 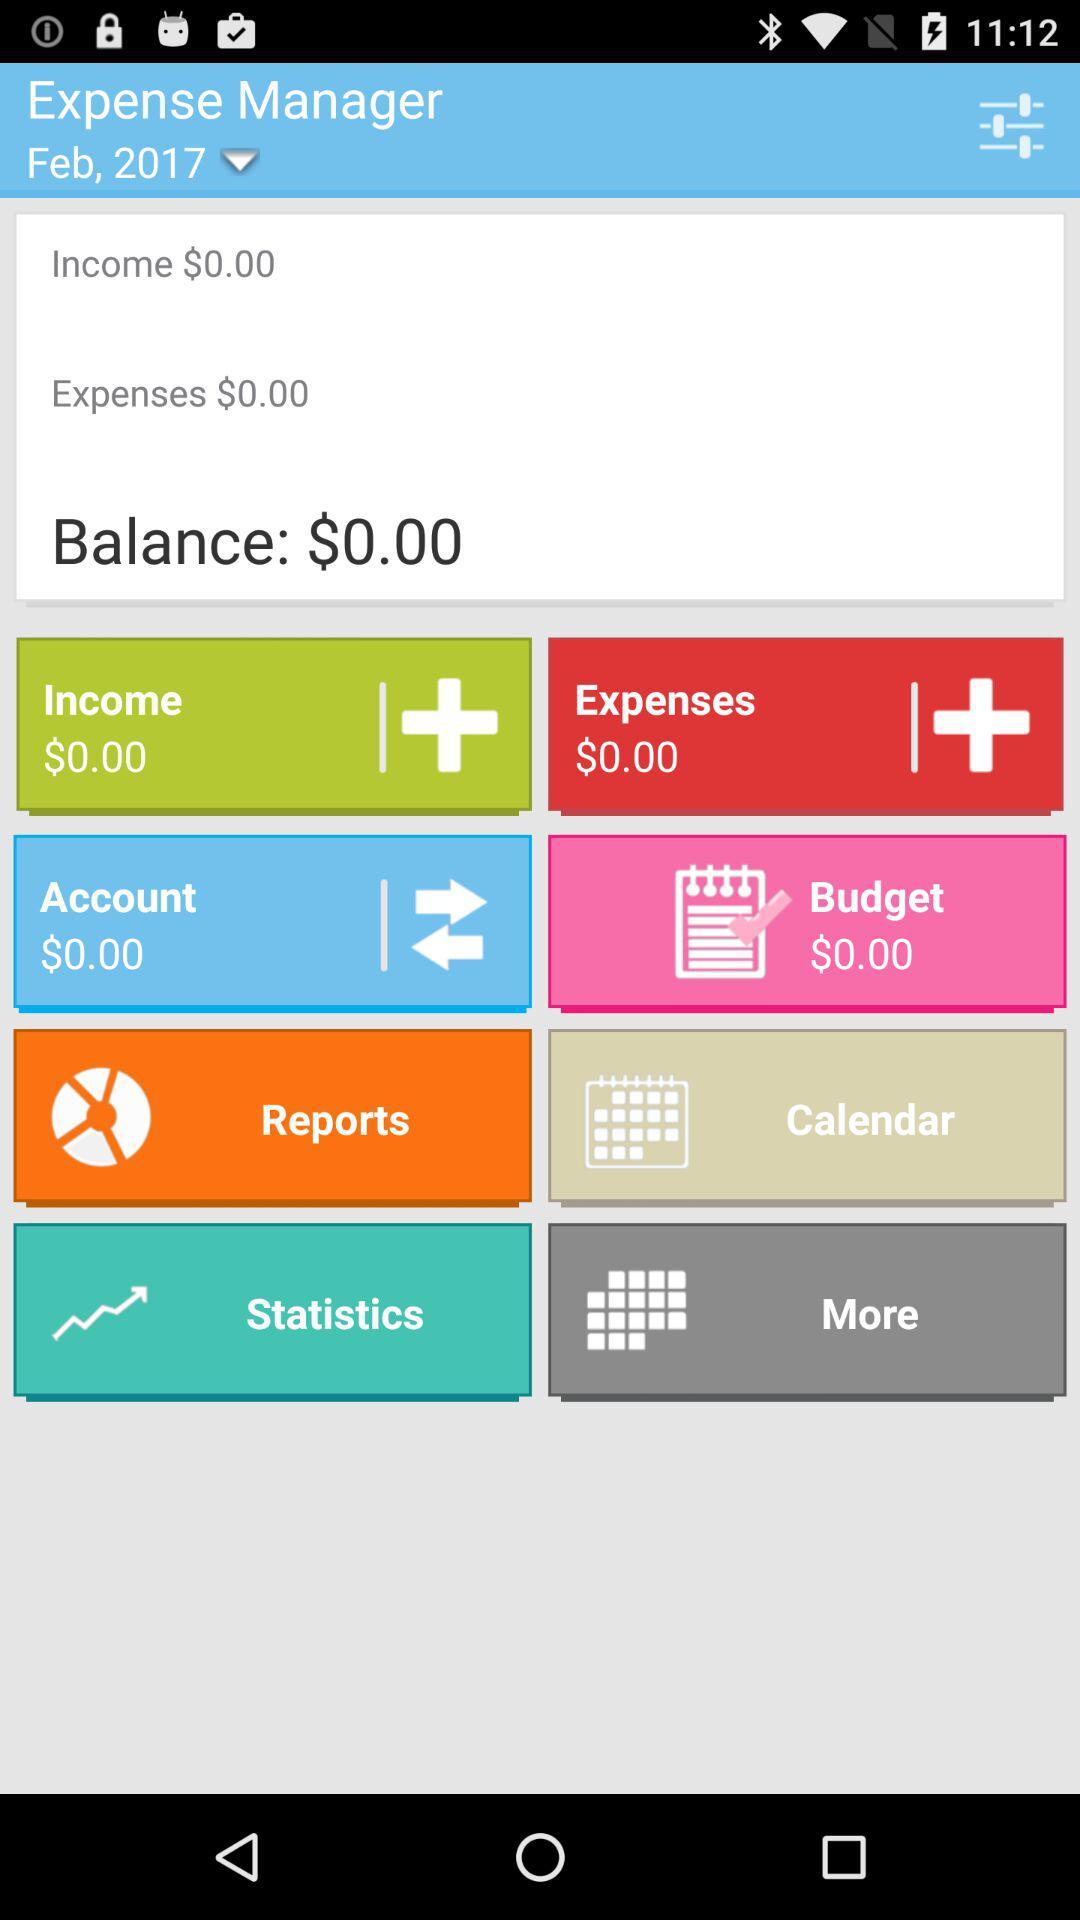 I want to click on account, so click(x=441, y=922).